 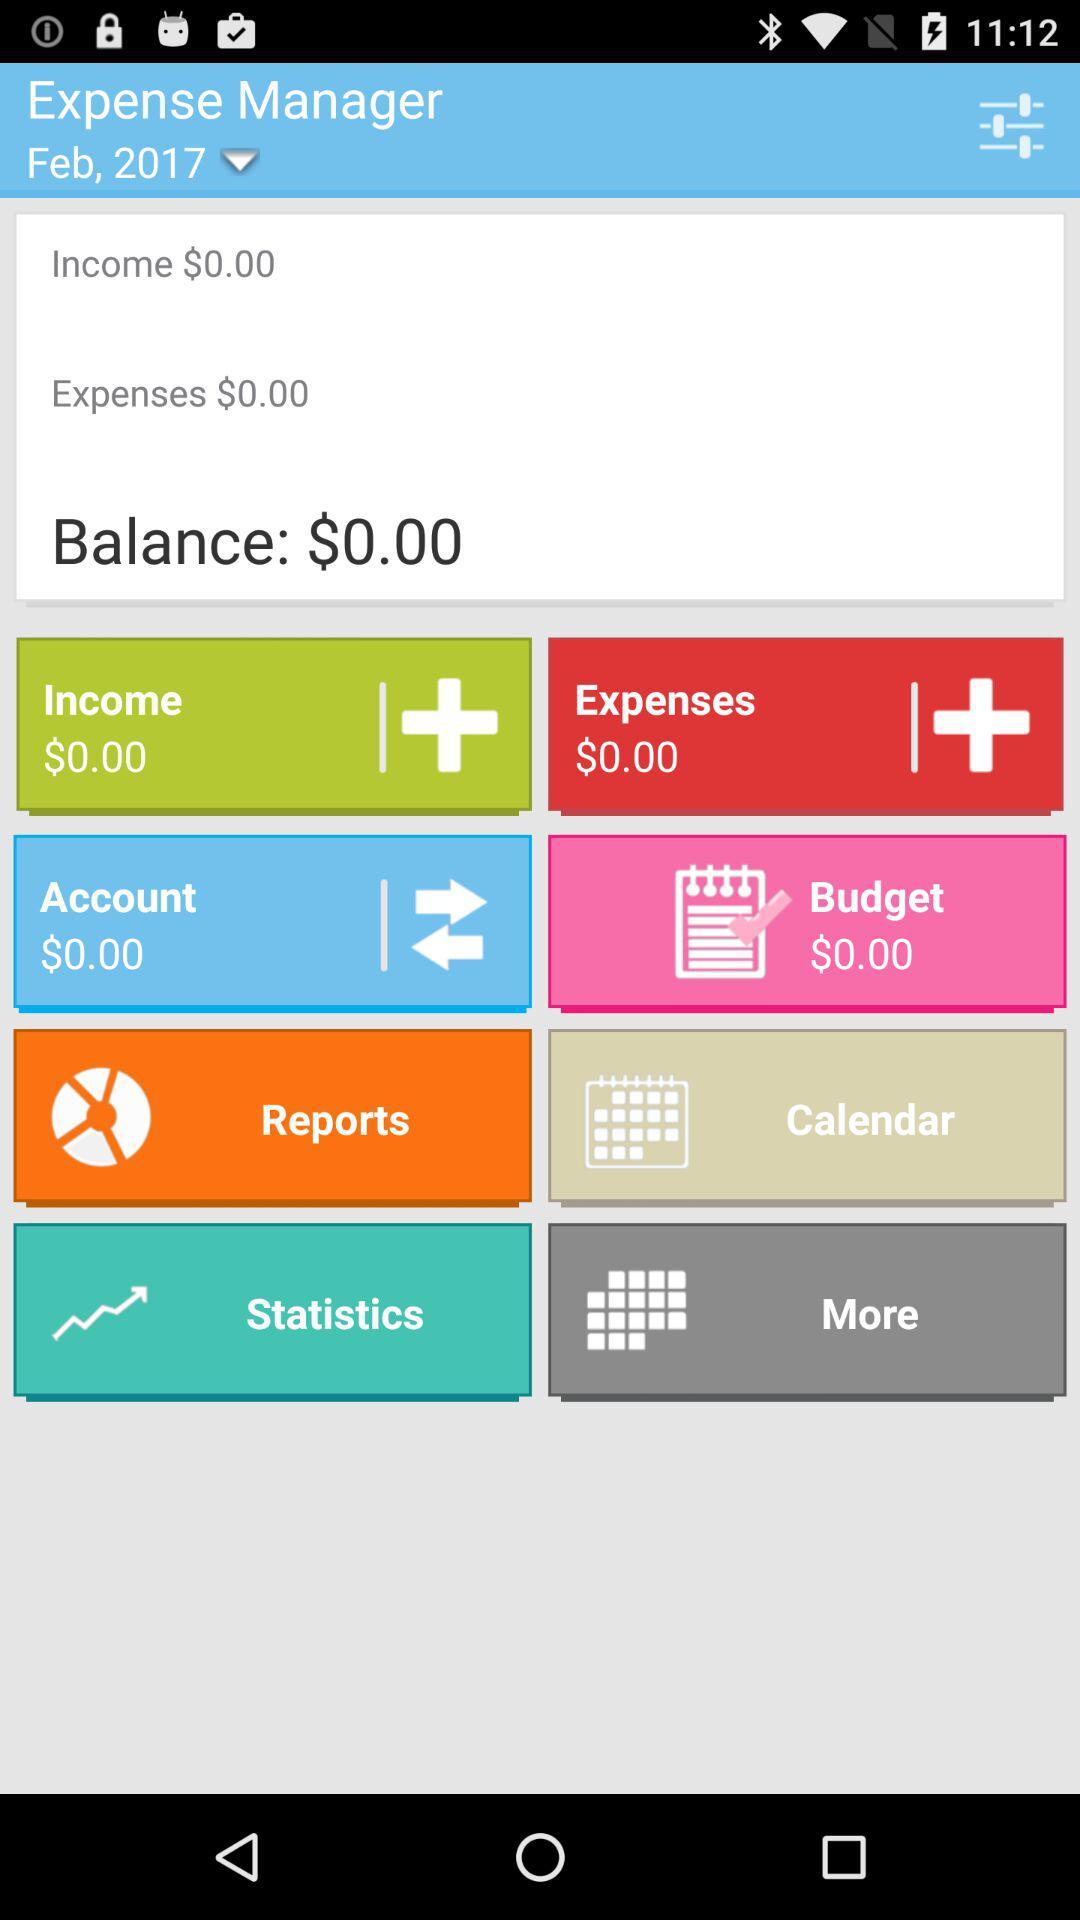 I want to click on account, so click(x=441, y=922).